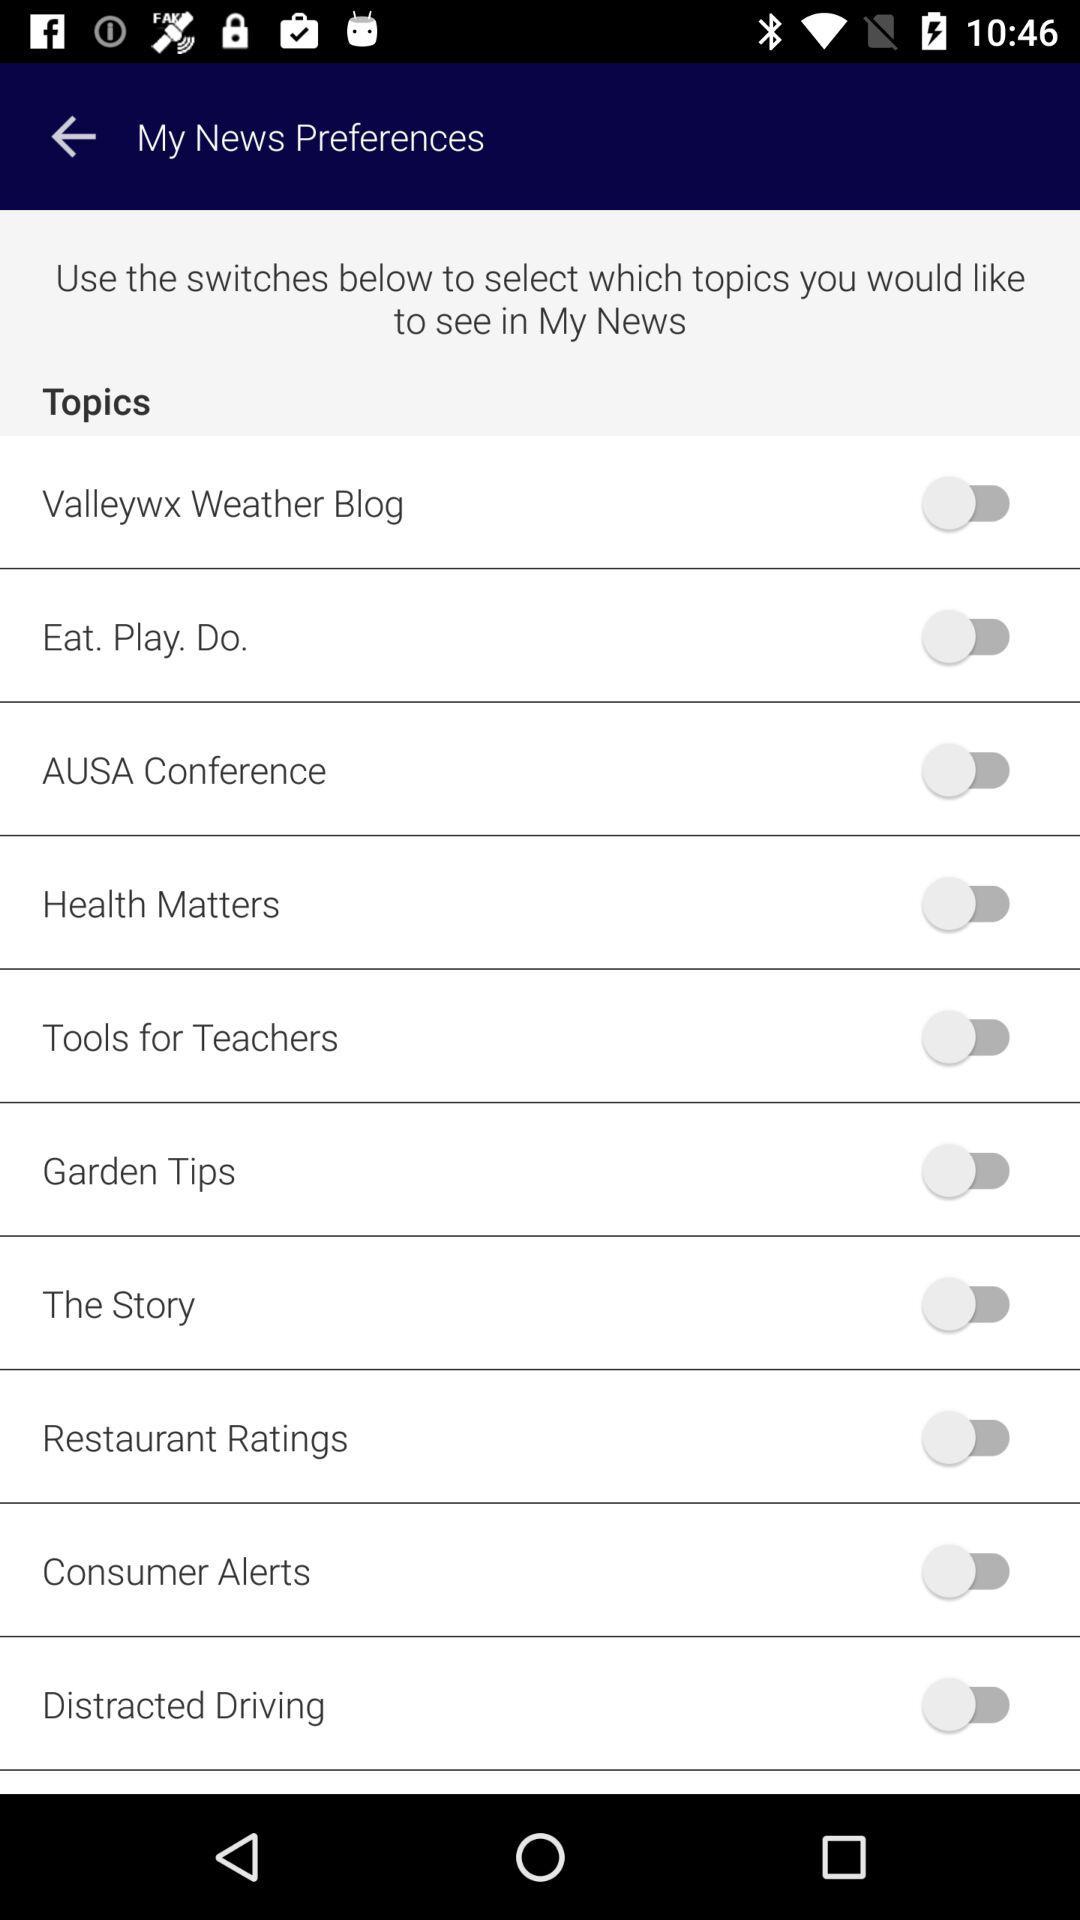 The height and width of the screenshot is (1920, 1080). I want to click on volum, so click(974, 1036).